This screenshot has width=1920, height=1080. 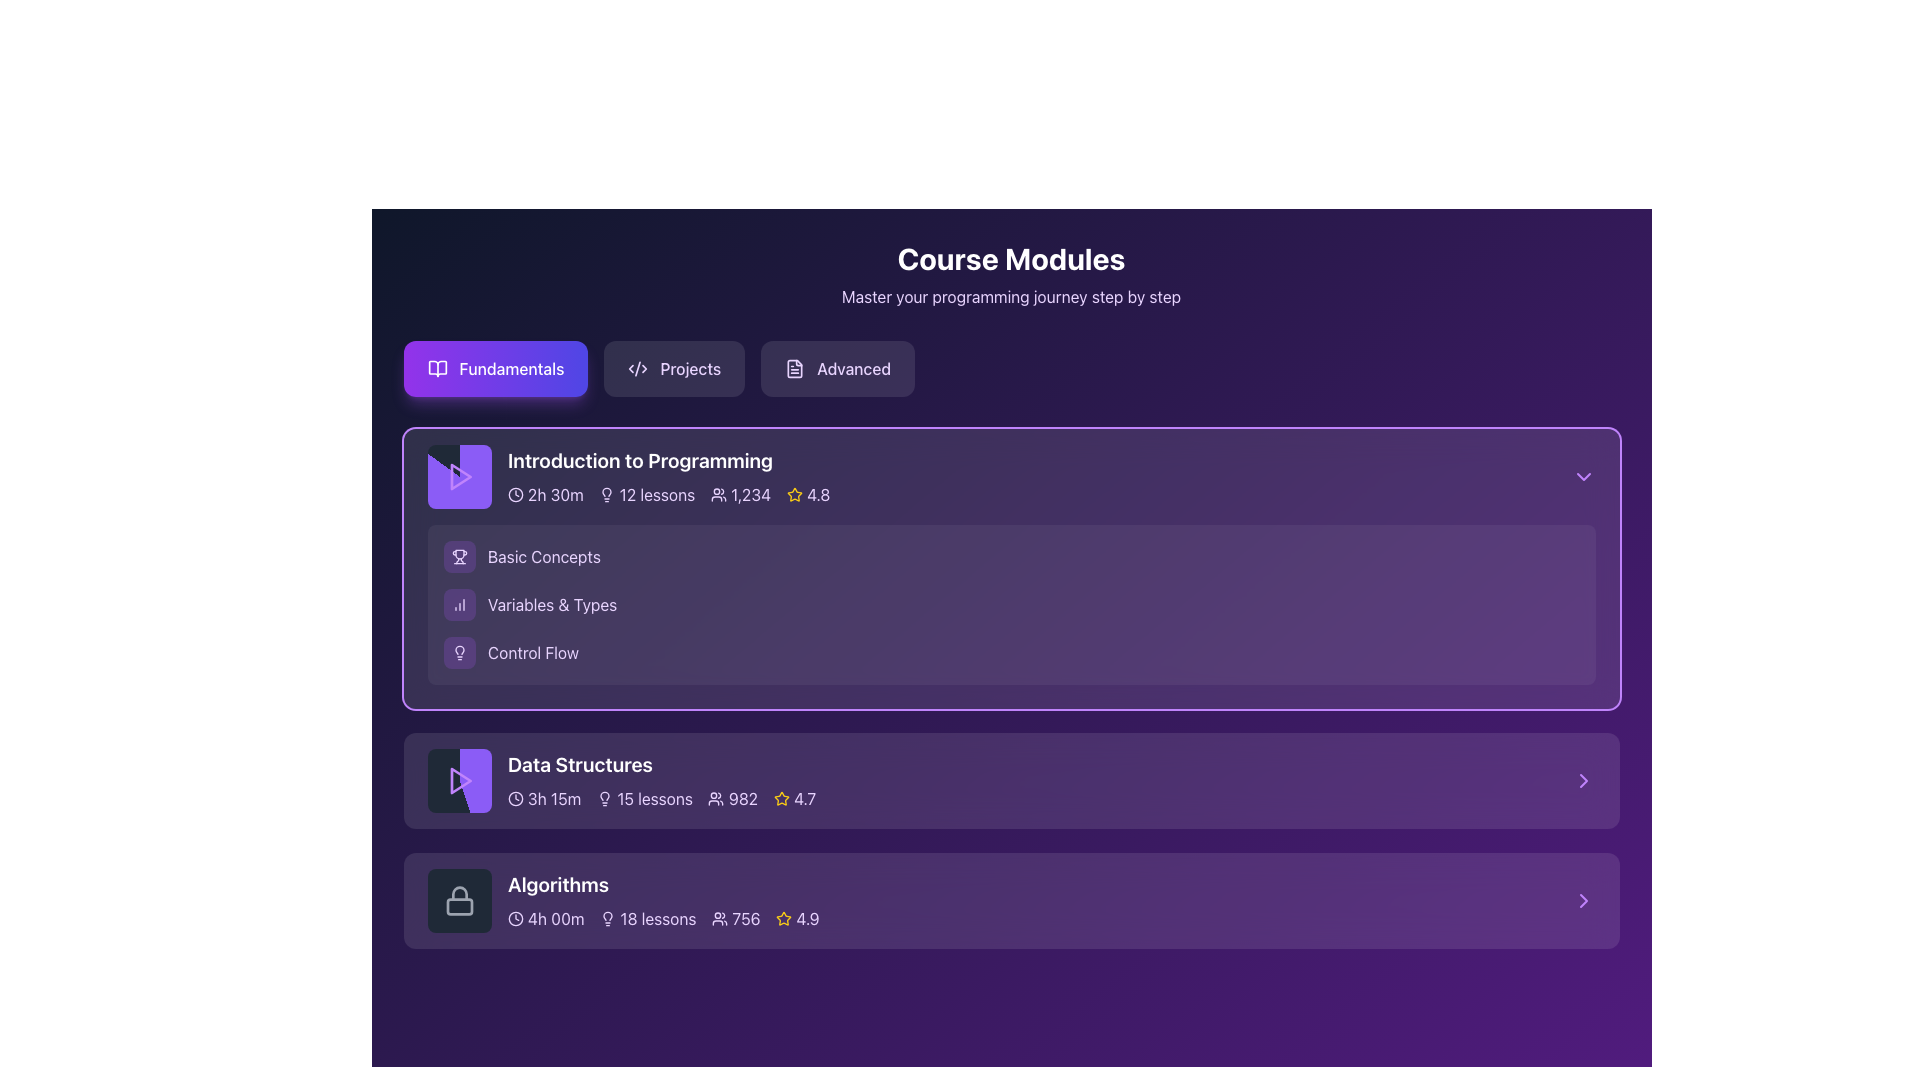 What do you see at coordinates (1582, 477) in the screenshot?
I see `the chevron icon button in the top-right corner of the 'Introduction to Programming' section` at bounding box center [1582, 477].